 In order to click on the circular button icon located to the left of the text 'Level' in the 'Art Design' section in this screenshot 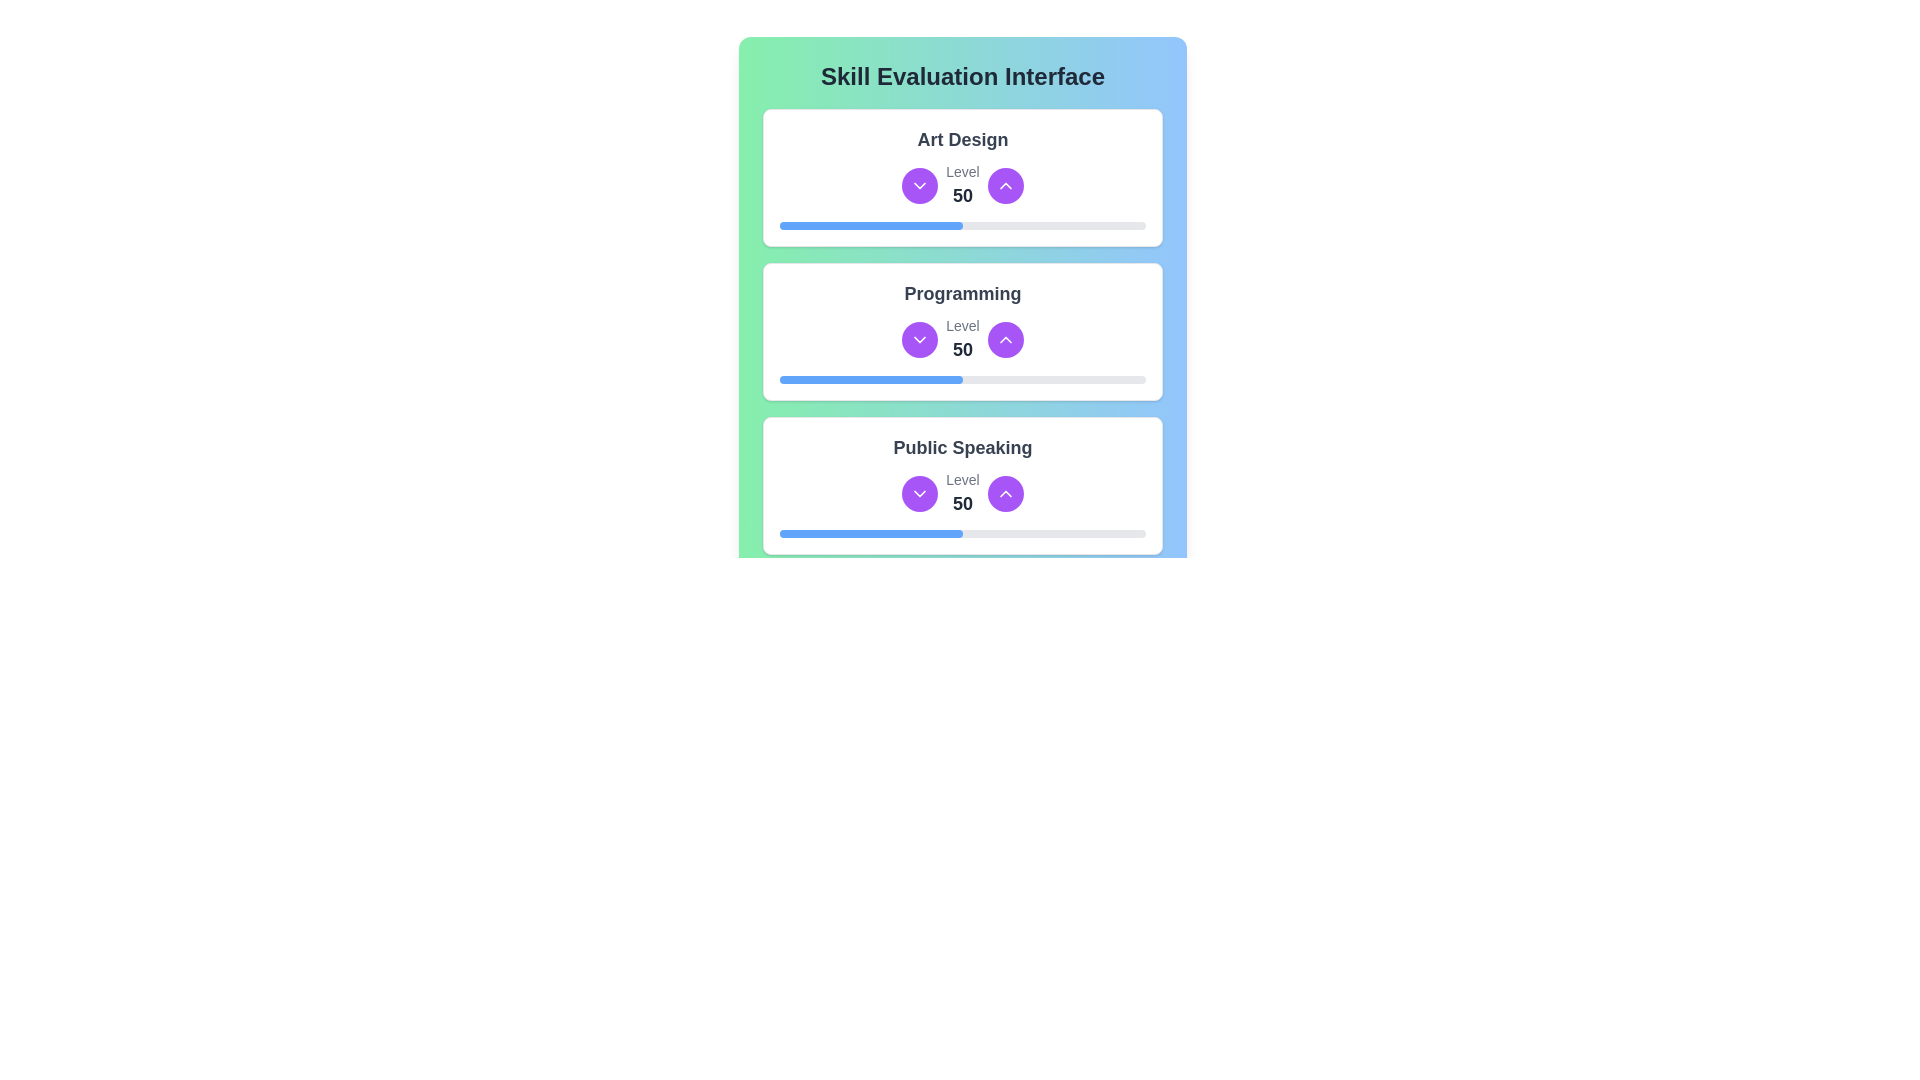, I will do `click(919, 493)`.